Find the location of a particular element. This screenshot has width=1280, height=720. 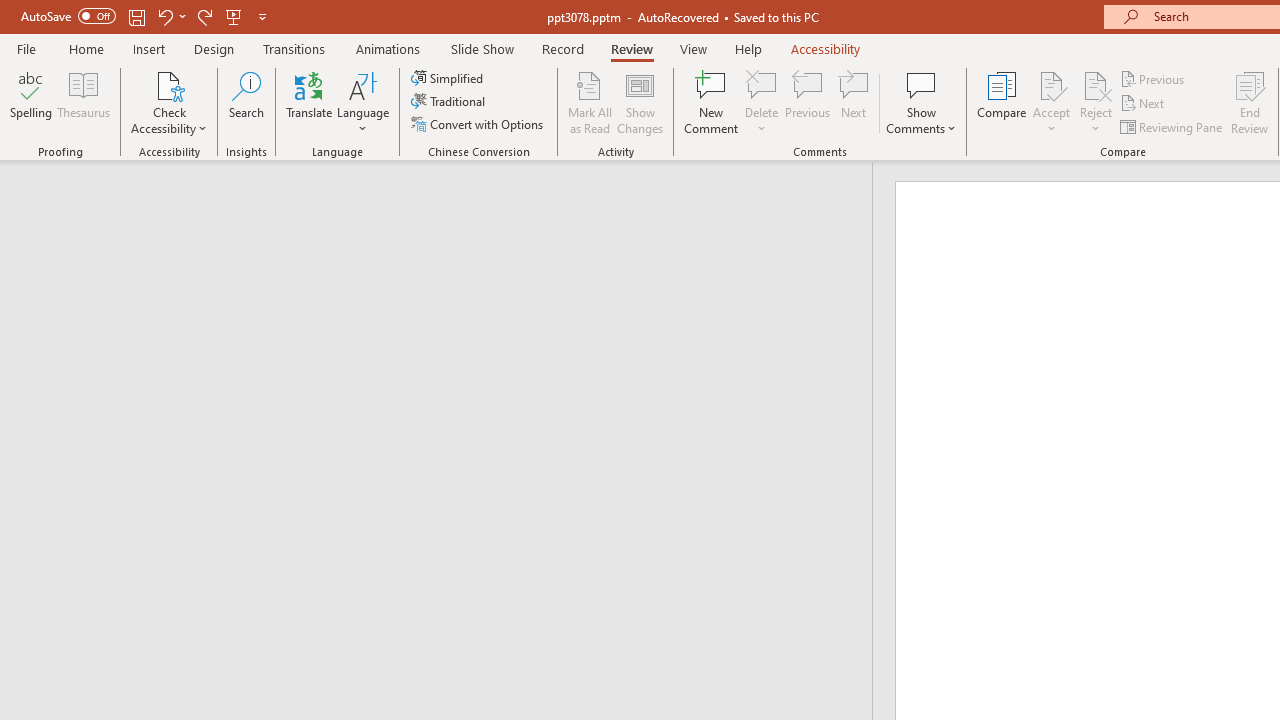

'Compare' is located at coordinates (1002, 103).